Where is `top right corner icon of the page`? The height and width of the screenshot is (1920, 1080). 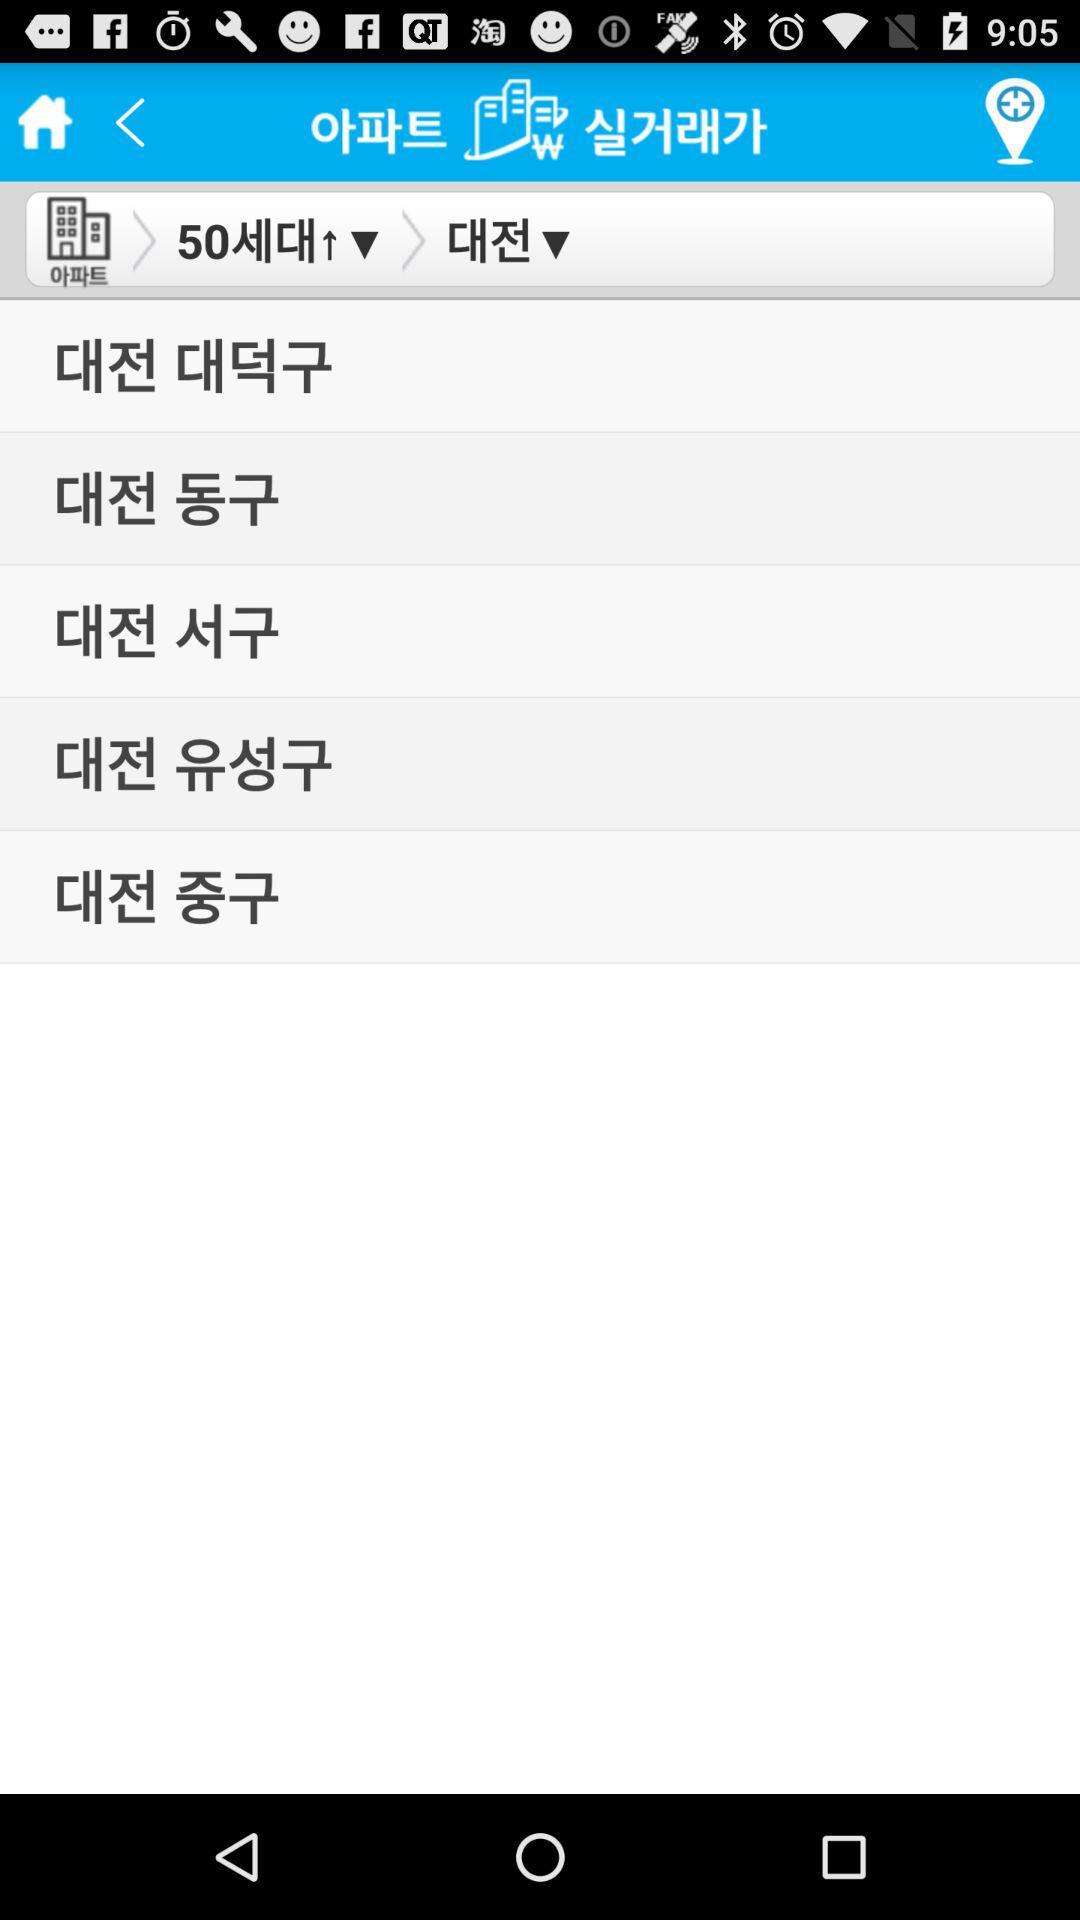
top right corner icon of the page is located at coordinates (1014, 121).